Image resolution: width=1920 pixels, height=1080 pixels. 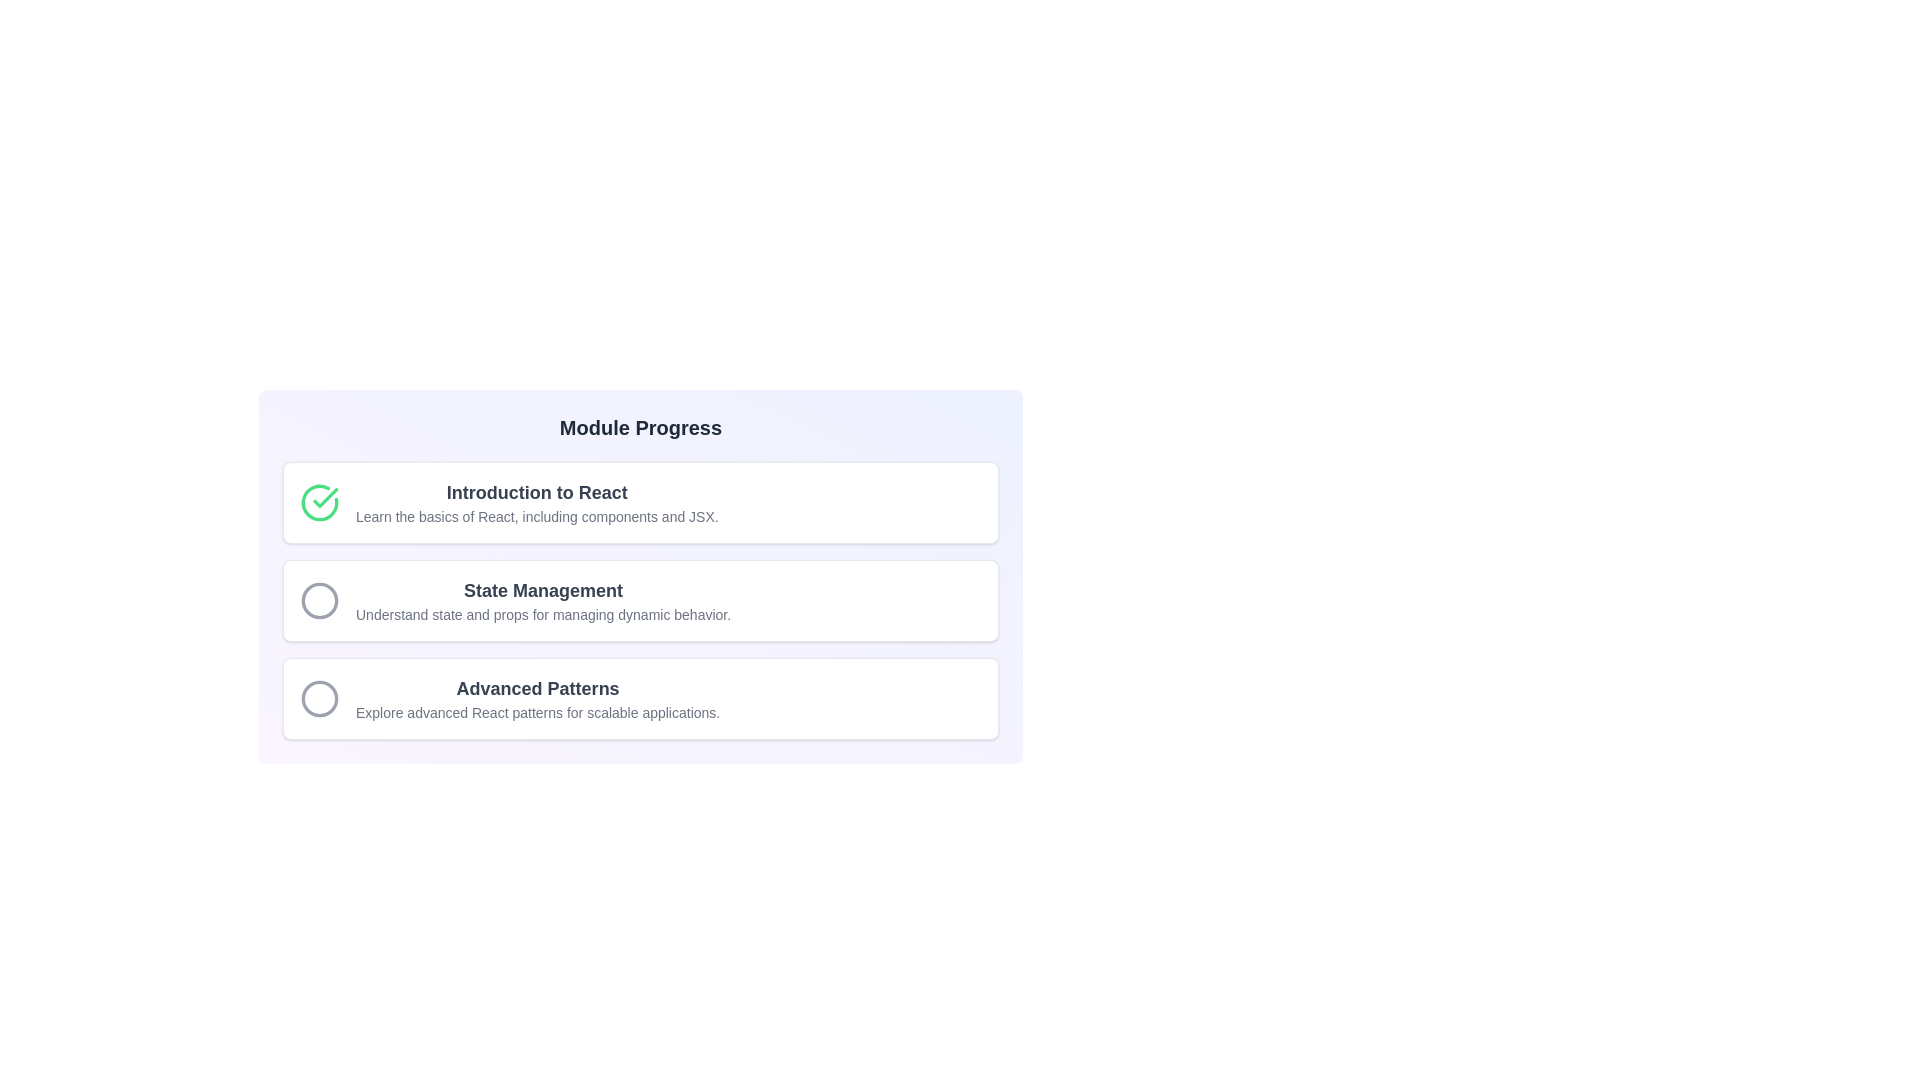 I want to click on the circular, green check icon indicating completion for the 'Introduction to React' module located at the left end of the first row of course progress items, so click(x=320, y=501).